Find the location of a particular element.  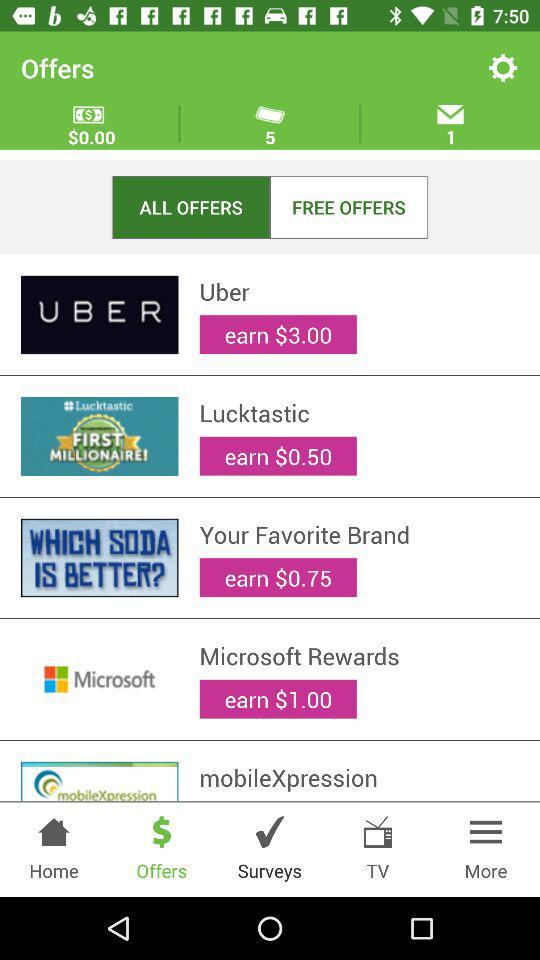

lucktastic is located at coordinates (358, 412).